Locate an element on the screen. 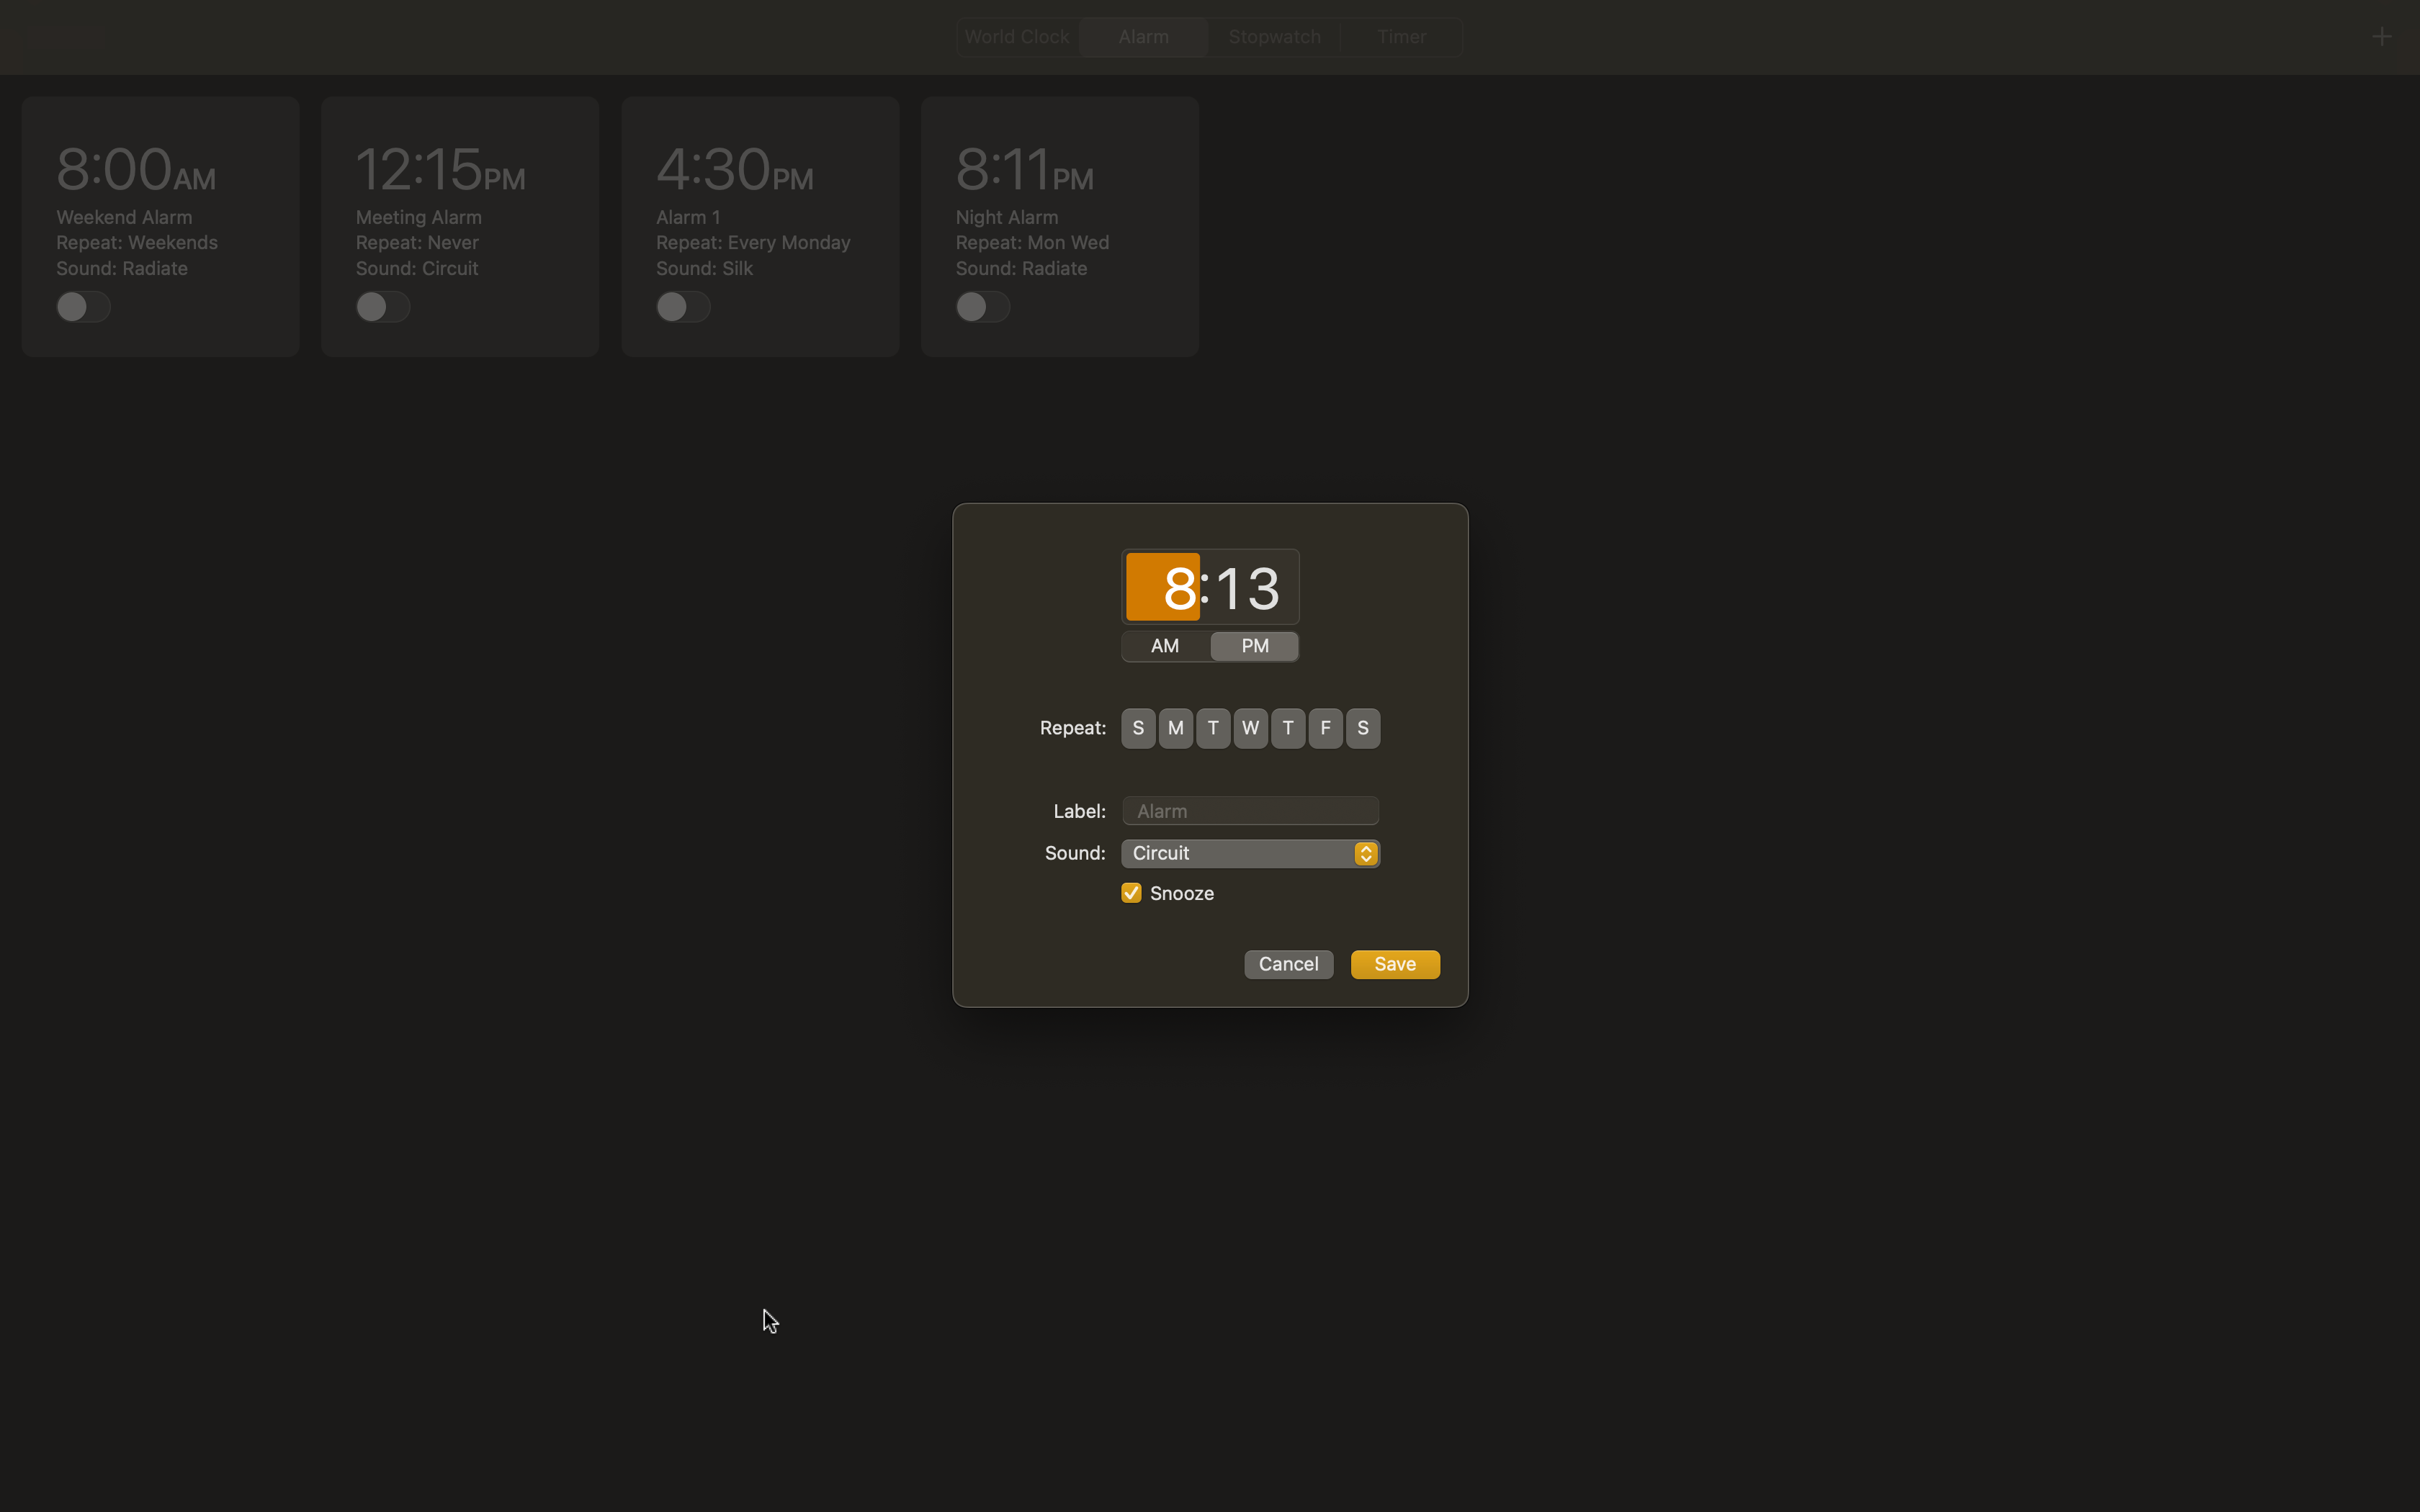 This screenshot has height=1512, width=2420. Arrange the alarm to go off on each weekday is located at coordinates (1175, 727).